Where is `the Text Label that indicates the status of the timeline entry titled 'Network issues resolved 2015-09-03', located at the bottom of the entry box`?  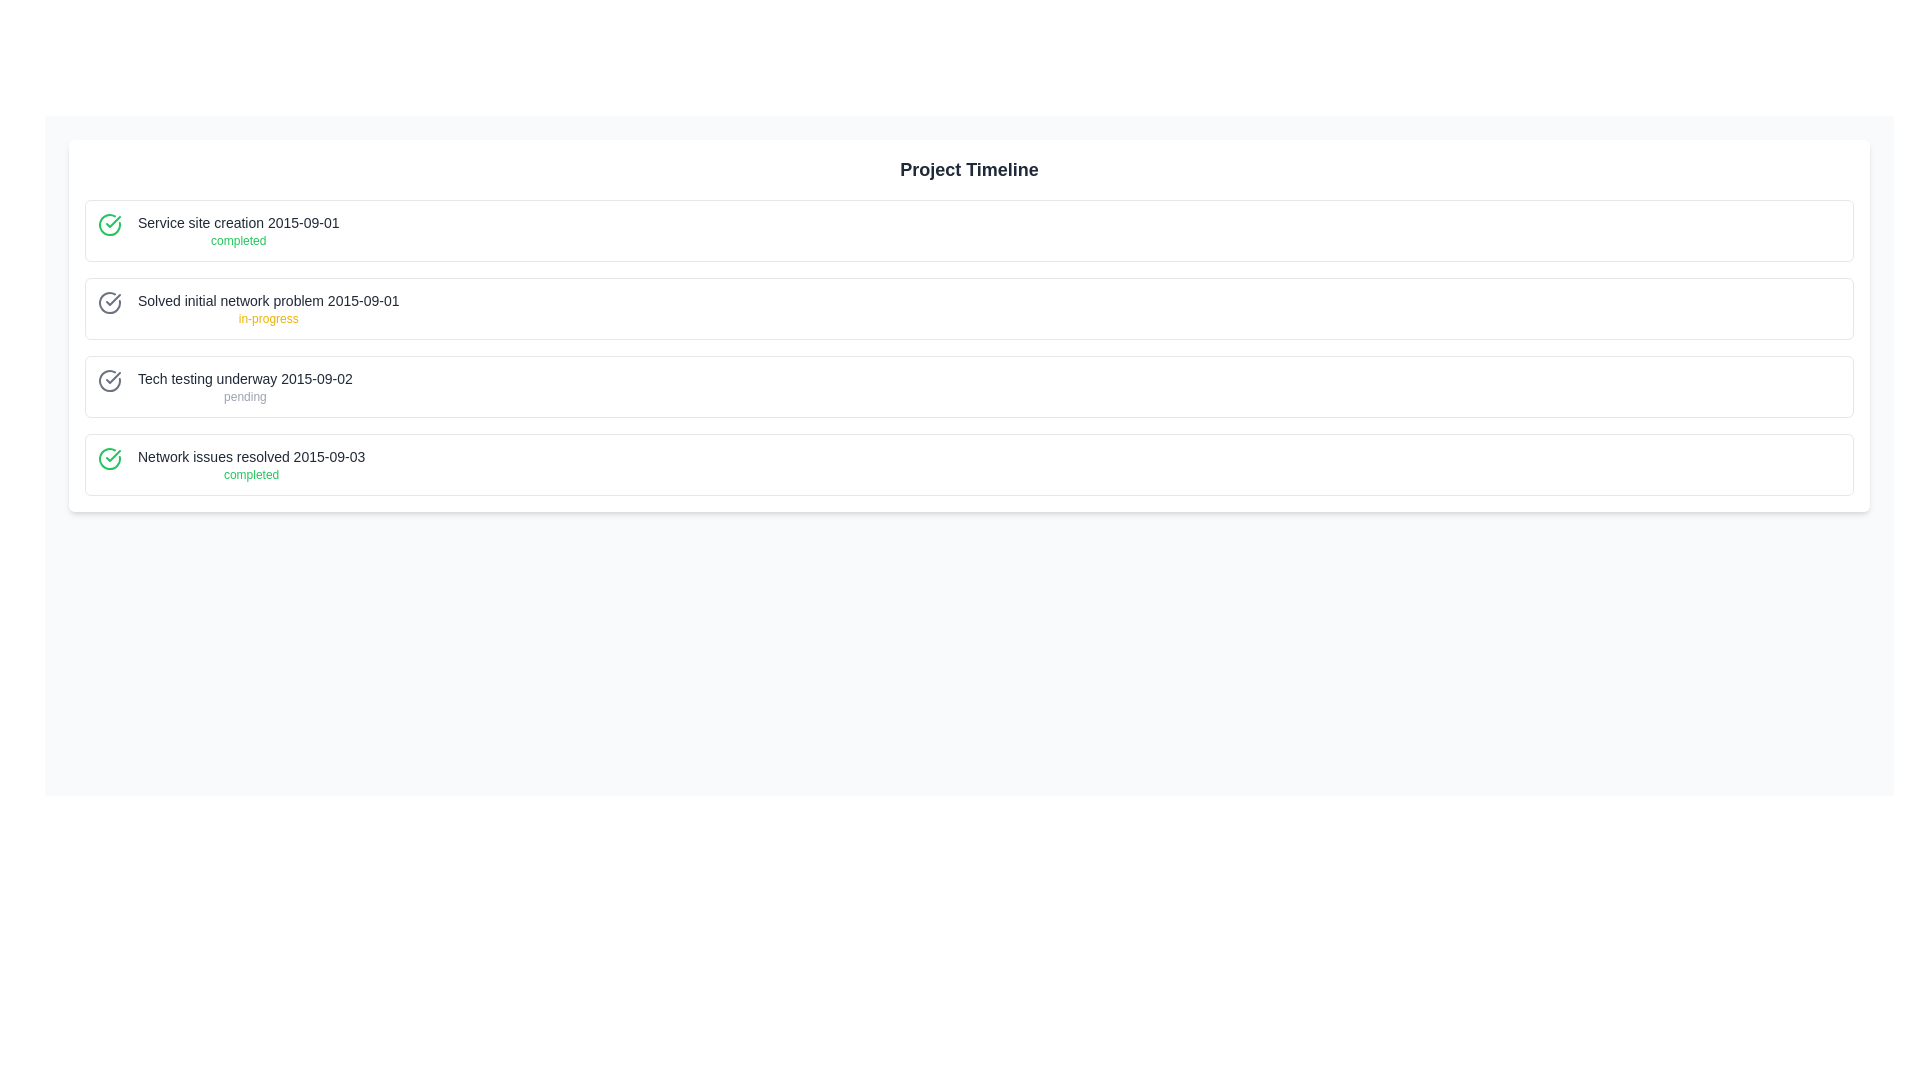 the Text Label that indicates the status of the timeline entry titled 'Network issues resolved 2015-09-03', located at the bottom of the entry box is located at coordinates (250, 474).